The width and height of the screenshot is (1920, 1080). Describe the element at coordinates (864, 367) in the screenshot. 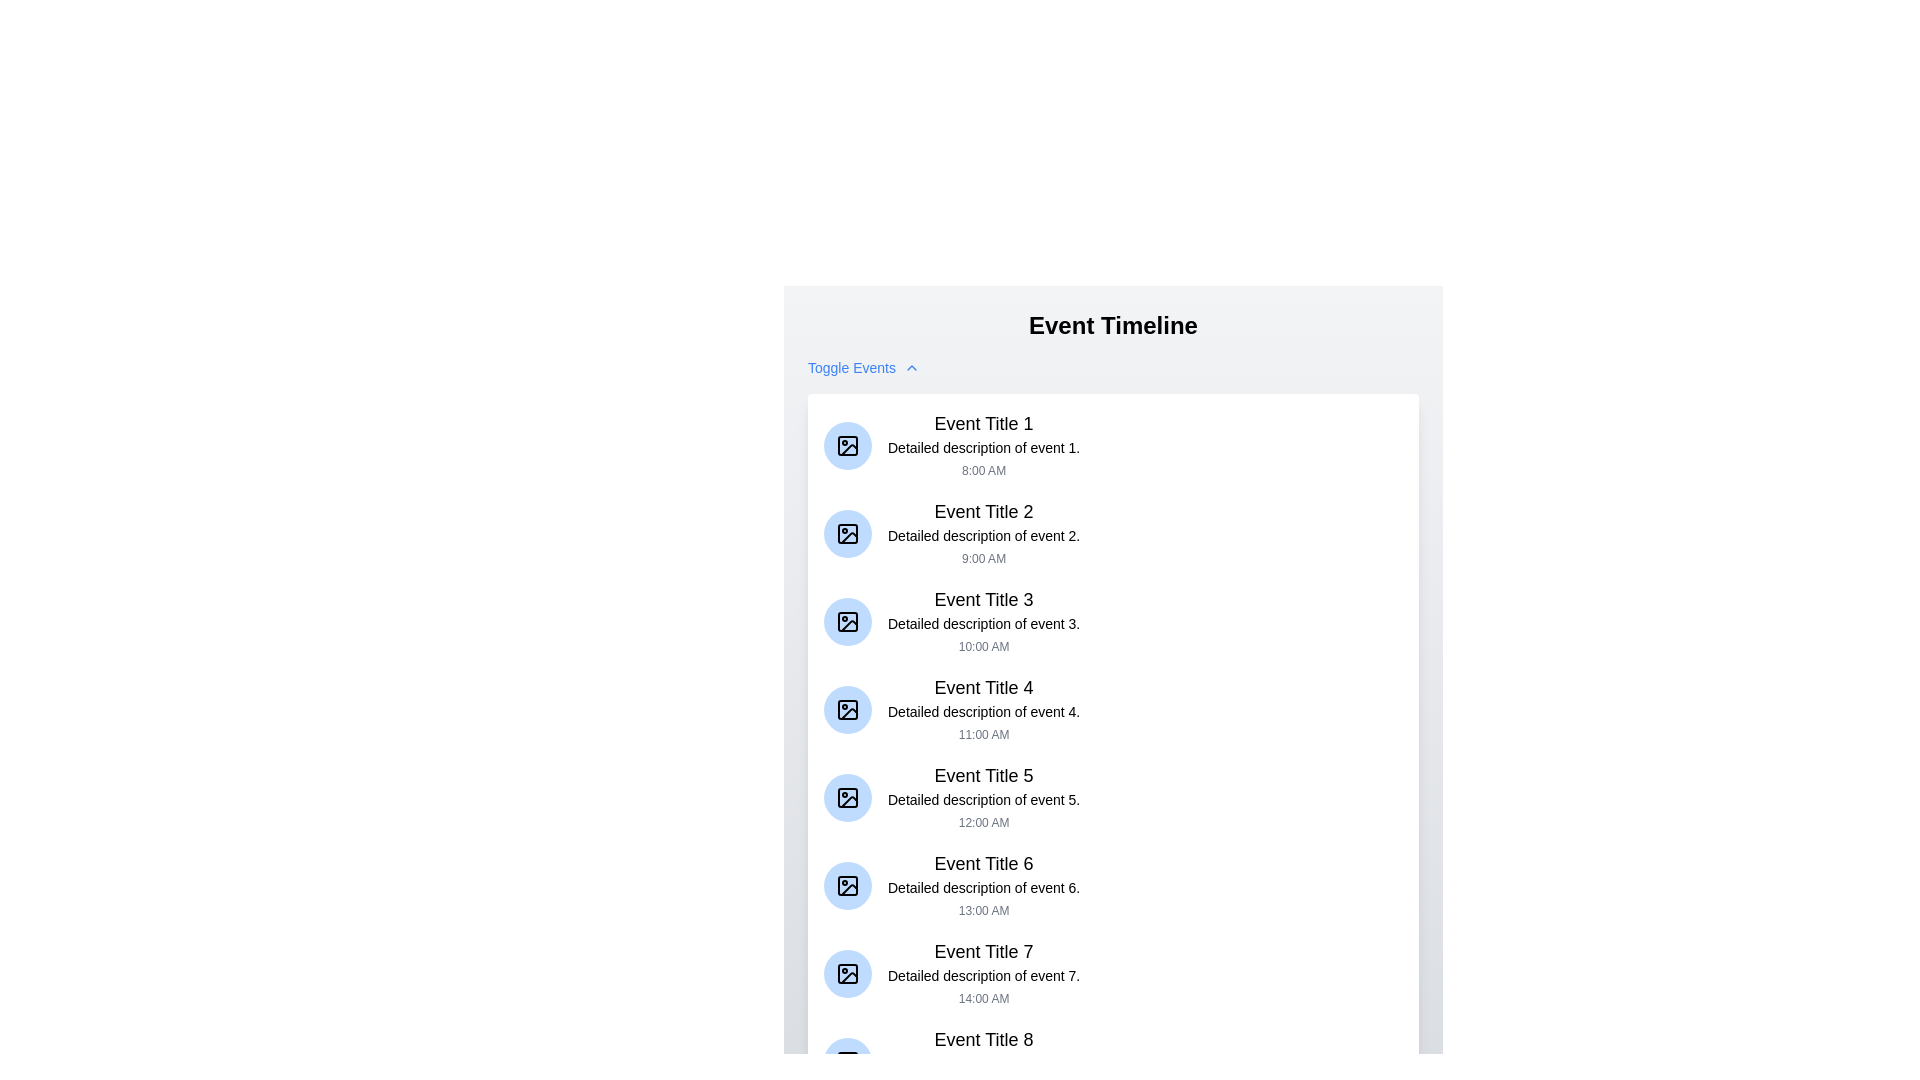

I see `the 'Toggle Events' button to toggle the visibility of the event list` at that location.